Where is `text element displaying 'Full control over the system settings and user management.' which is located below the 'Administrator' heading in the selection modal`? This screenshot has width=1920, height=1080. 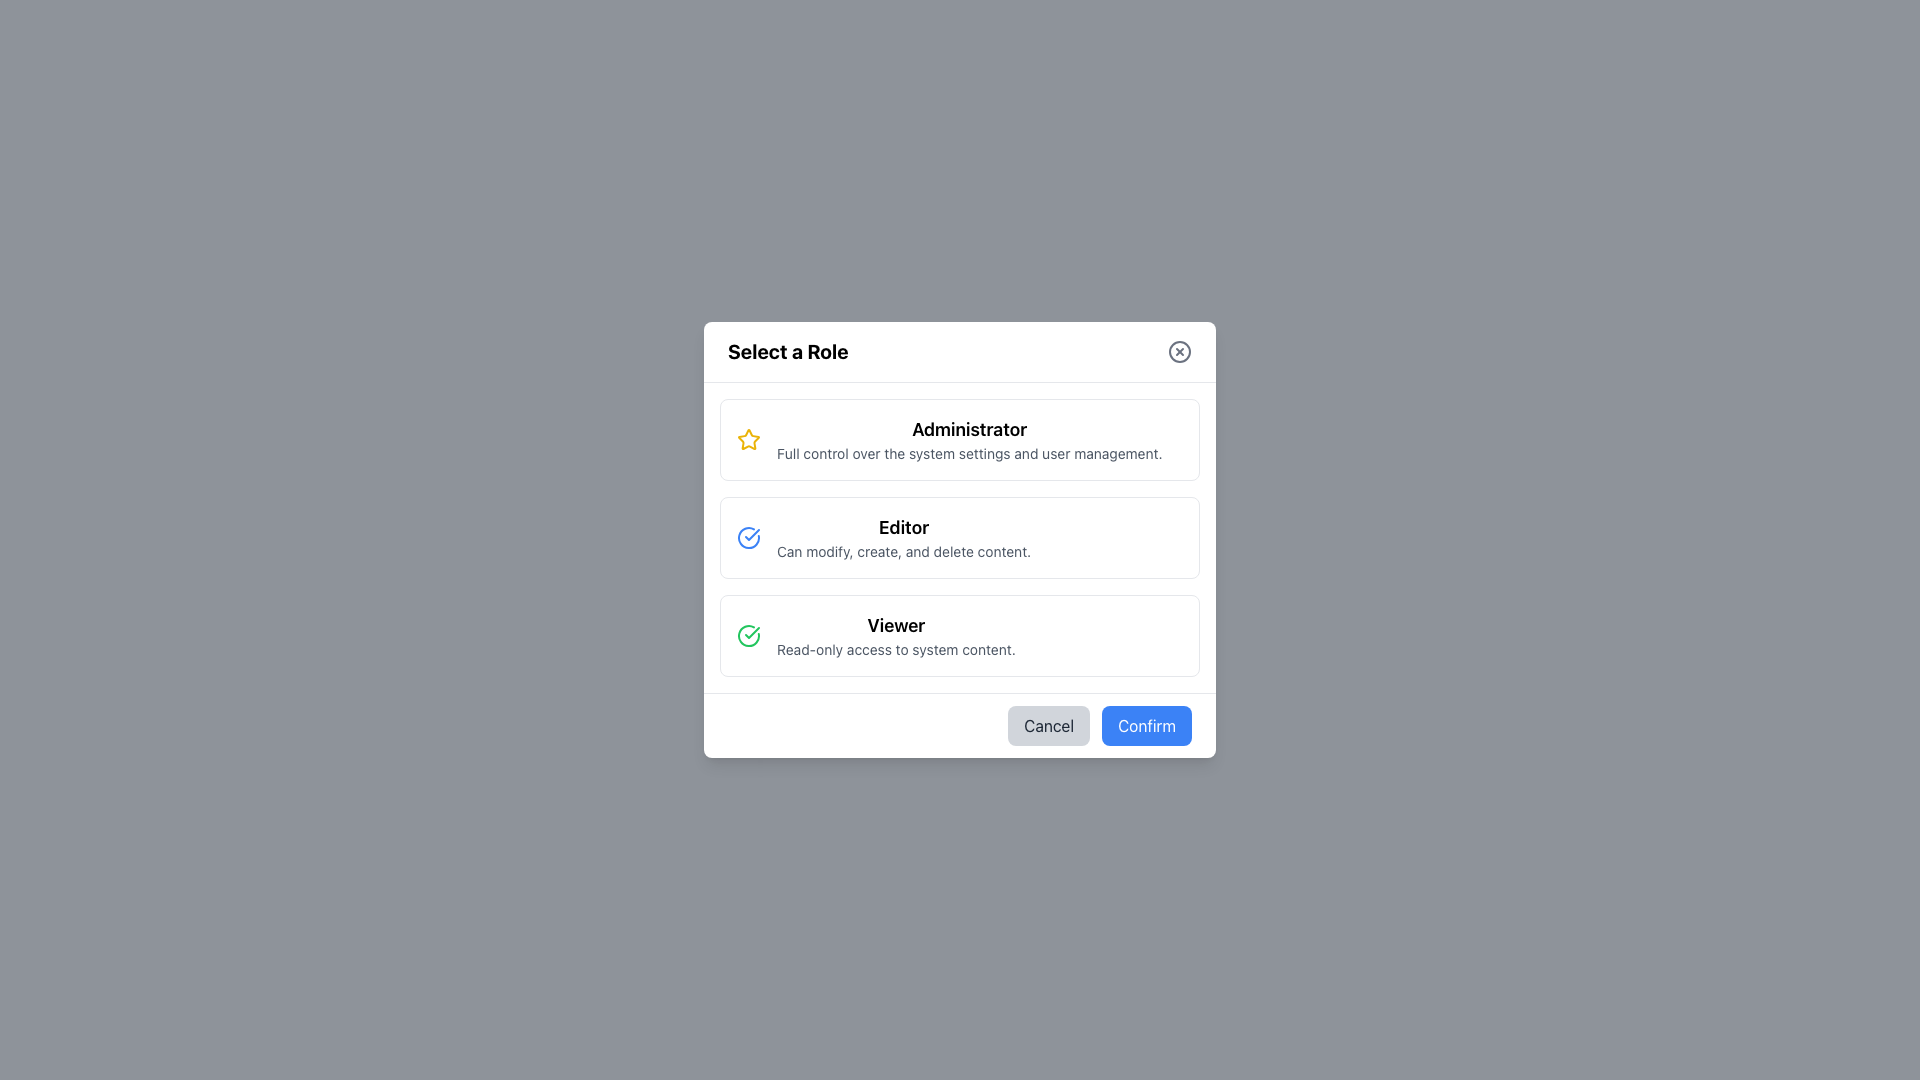
text element displaying 'Full control over the system settings and user management.' which is located below the 'Administrator' heading in the selection modal is located at coordinates (969, 454).